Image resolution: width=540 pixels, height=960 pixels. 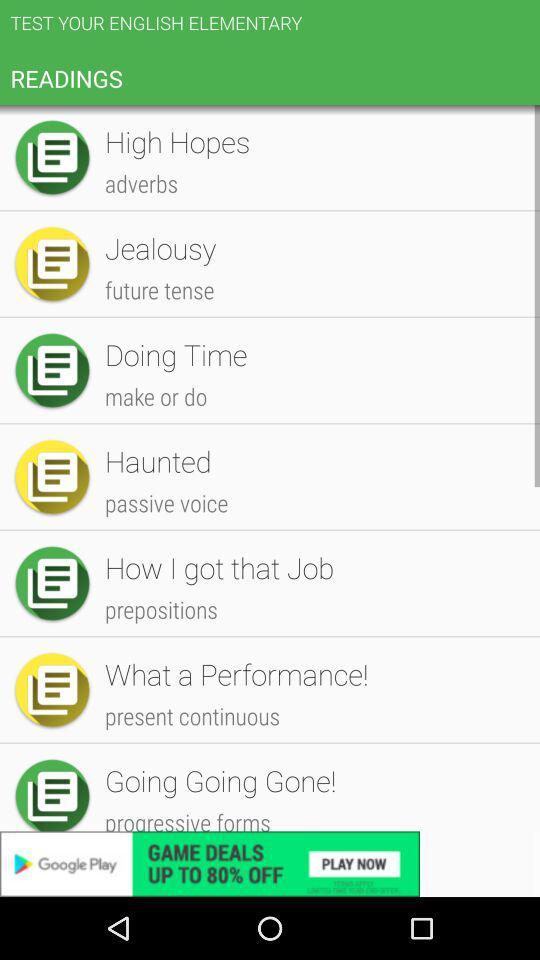 What do you see at coordinates (312, 304) in the screenshot?
I see `the random test icon` at bounding box center [312, 304].